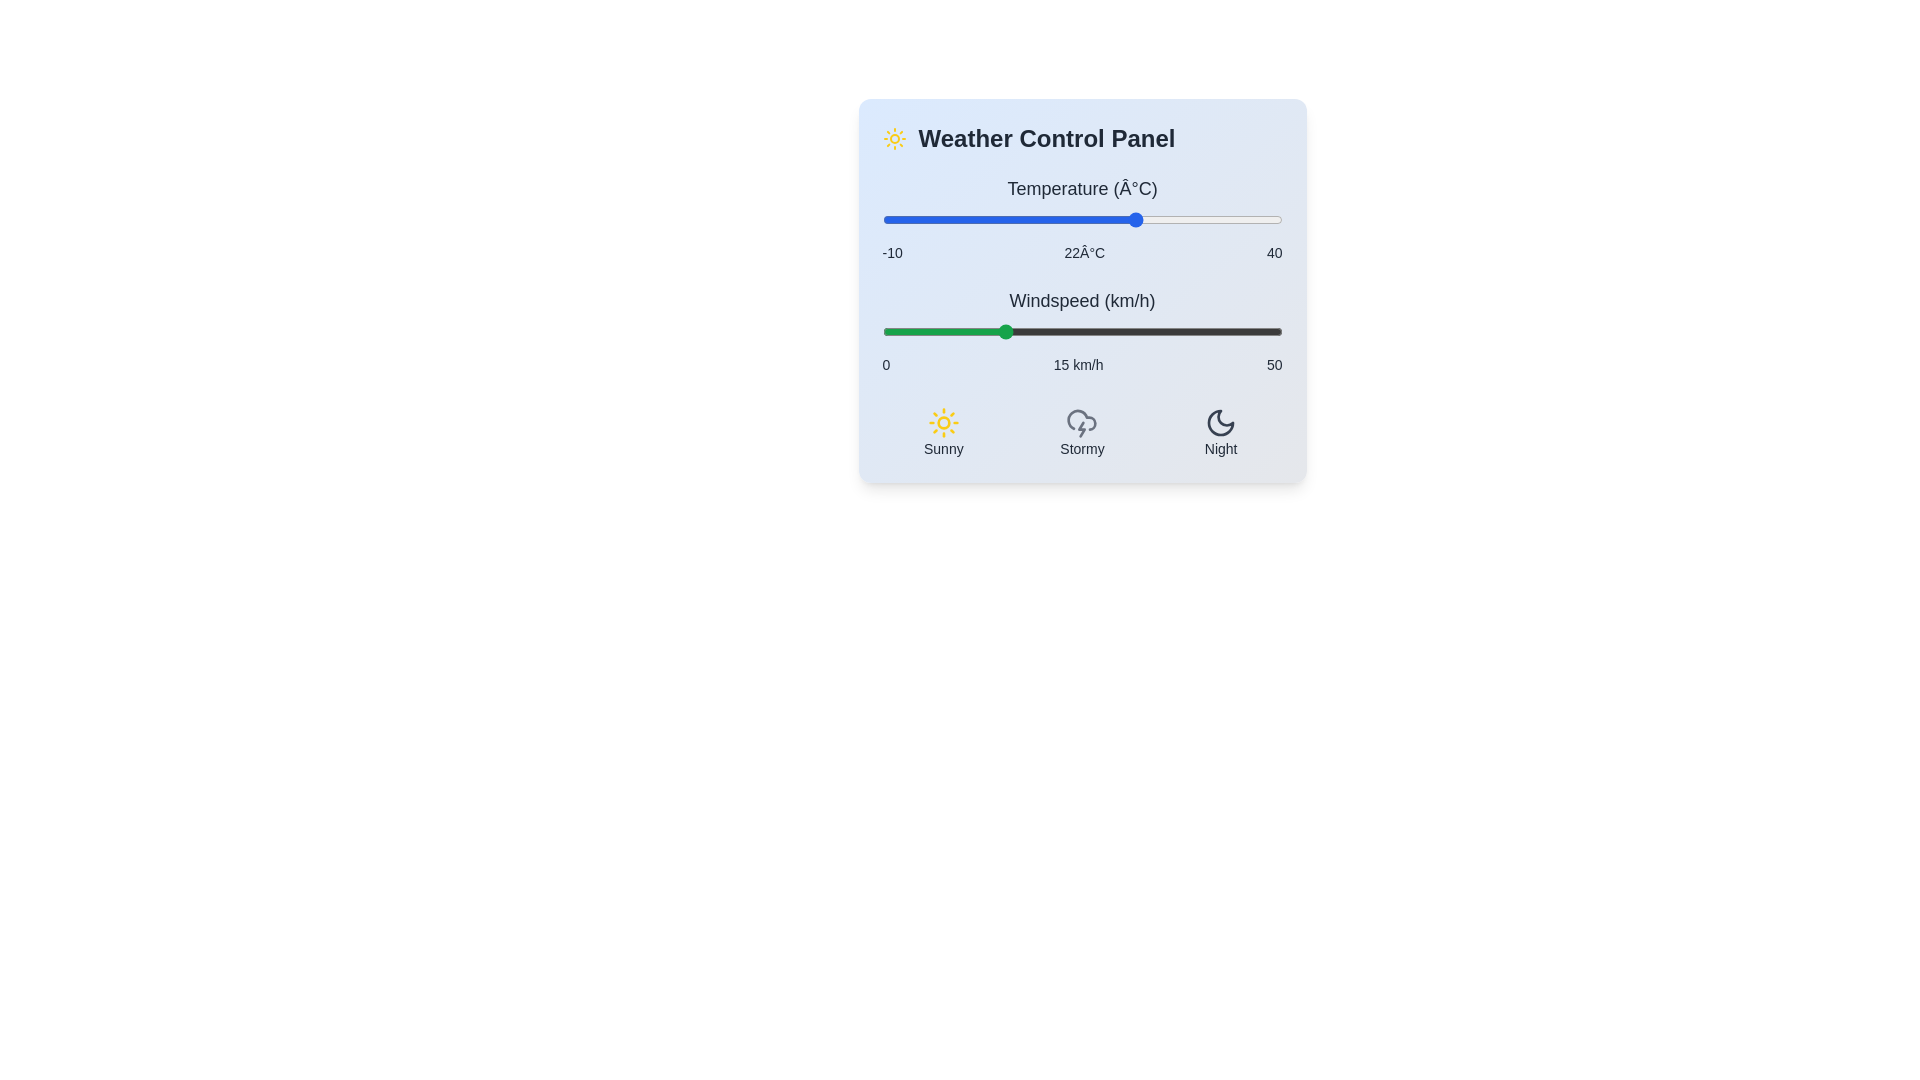 This screenshot has width=1920, height=1080. Describe the element at coordinates (1081, 422) in the screenshot. I see `the cloud icon with a lightning bolt beneath it, which represents the stormy weather option` at that location.